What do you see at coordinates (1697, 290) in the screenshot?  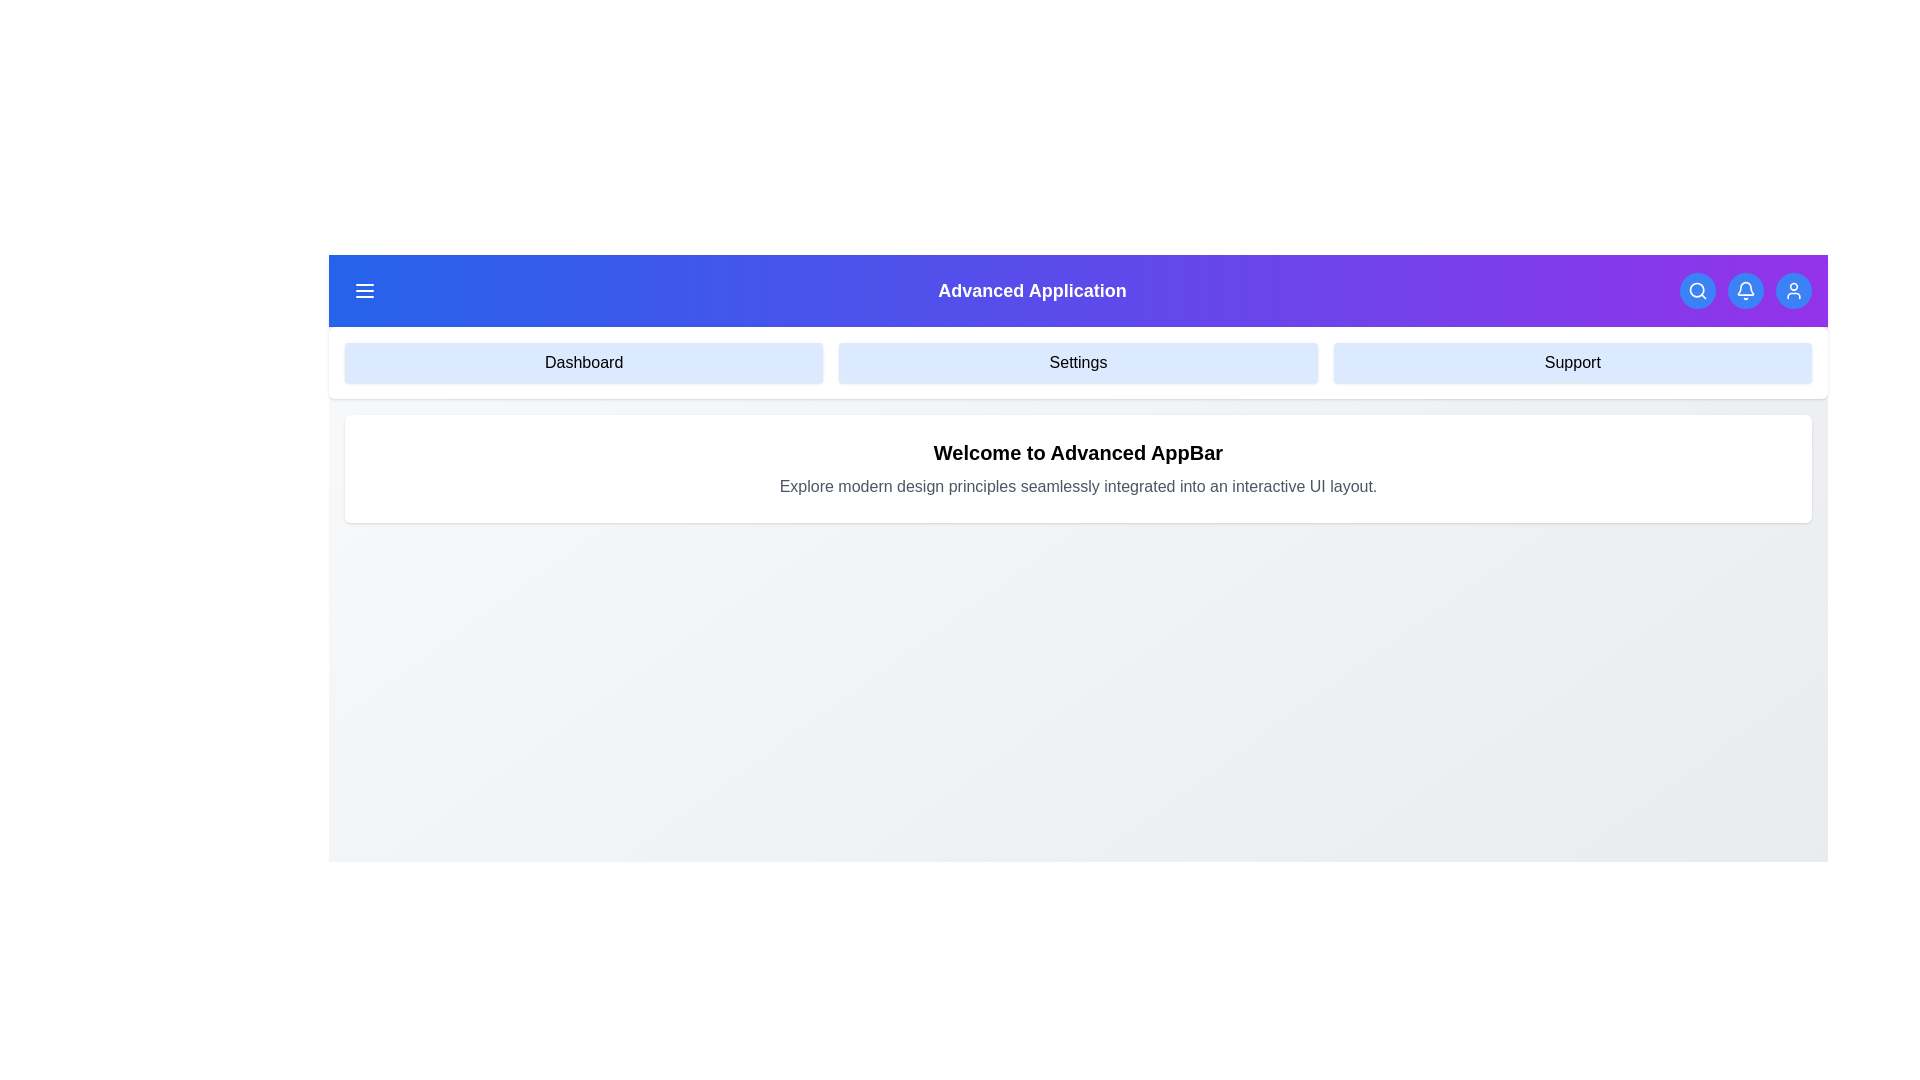 I see `the search icon in the app bar` at bounding box center [1697, 290].